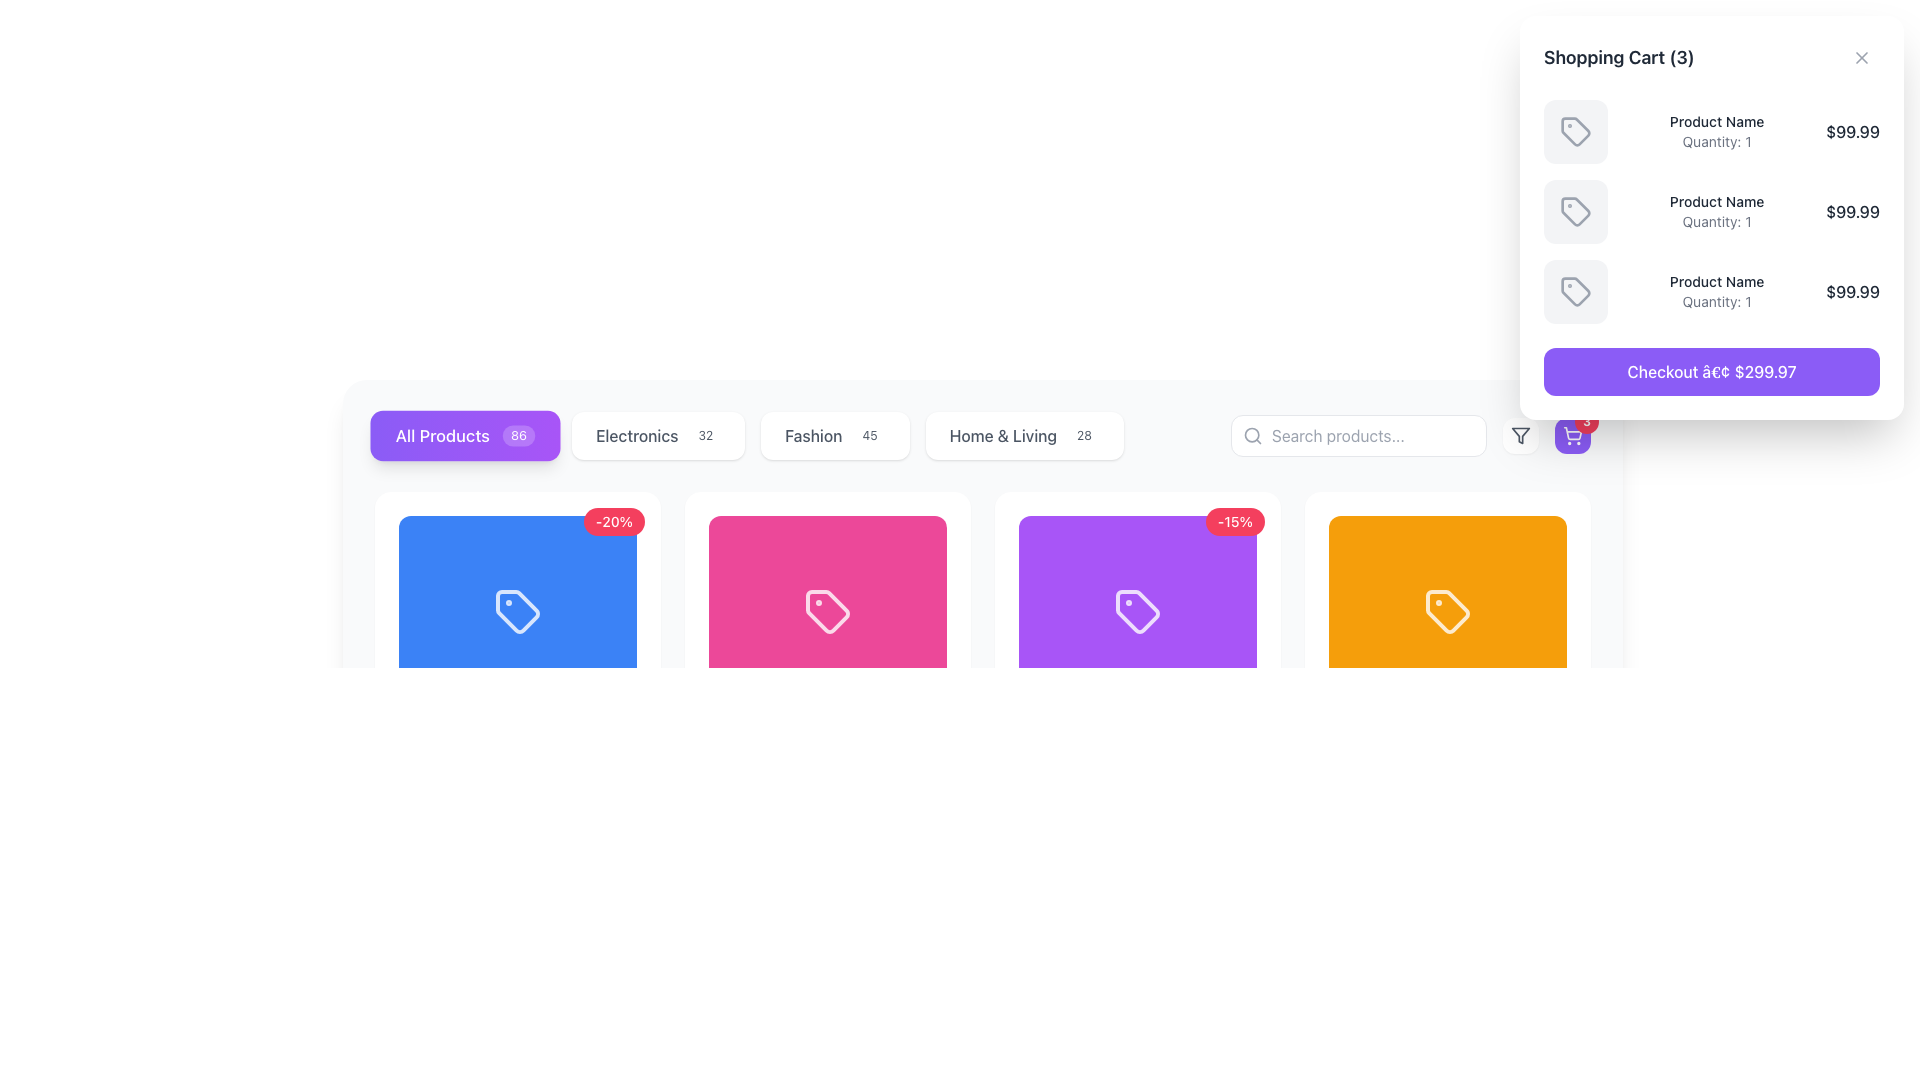  What do you see at coordinates (835, 434) in the screenshot?
I see `the fashion category button located between the 'Electronics' and 'Home & Living' buttons in the navigation bar` at bounding box center [835, 434].